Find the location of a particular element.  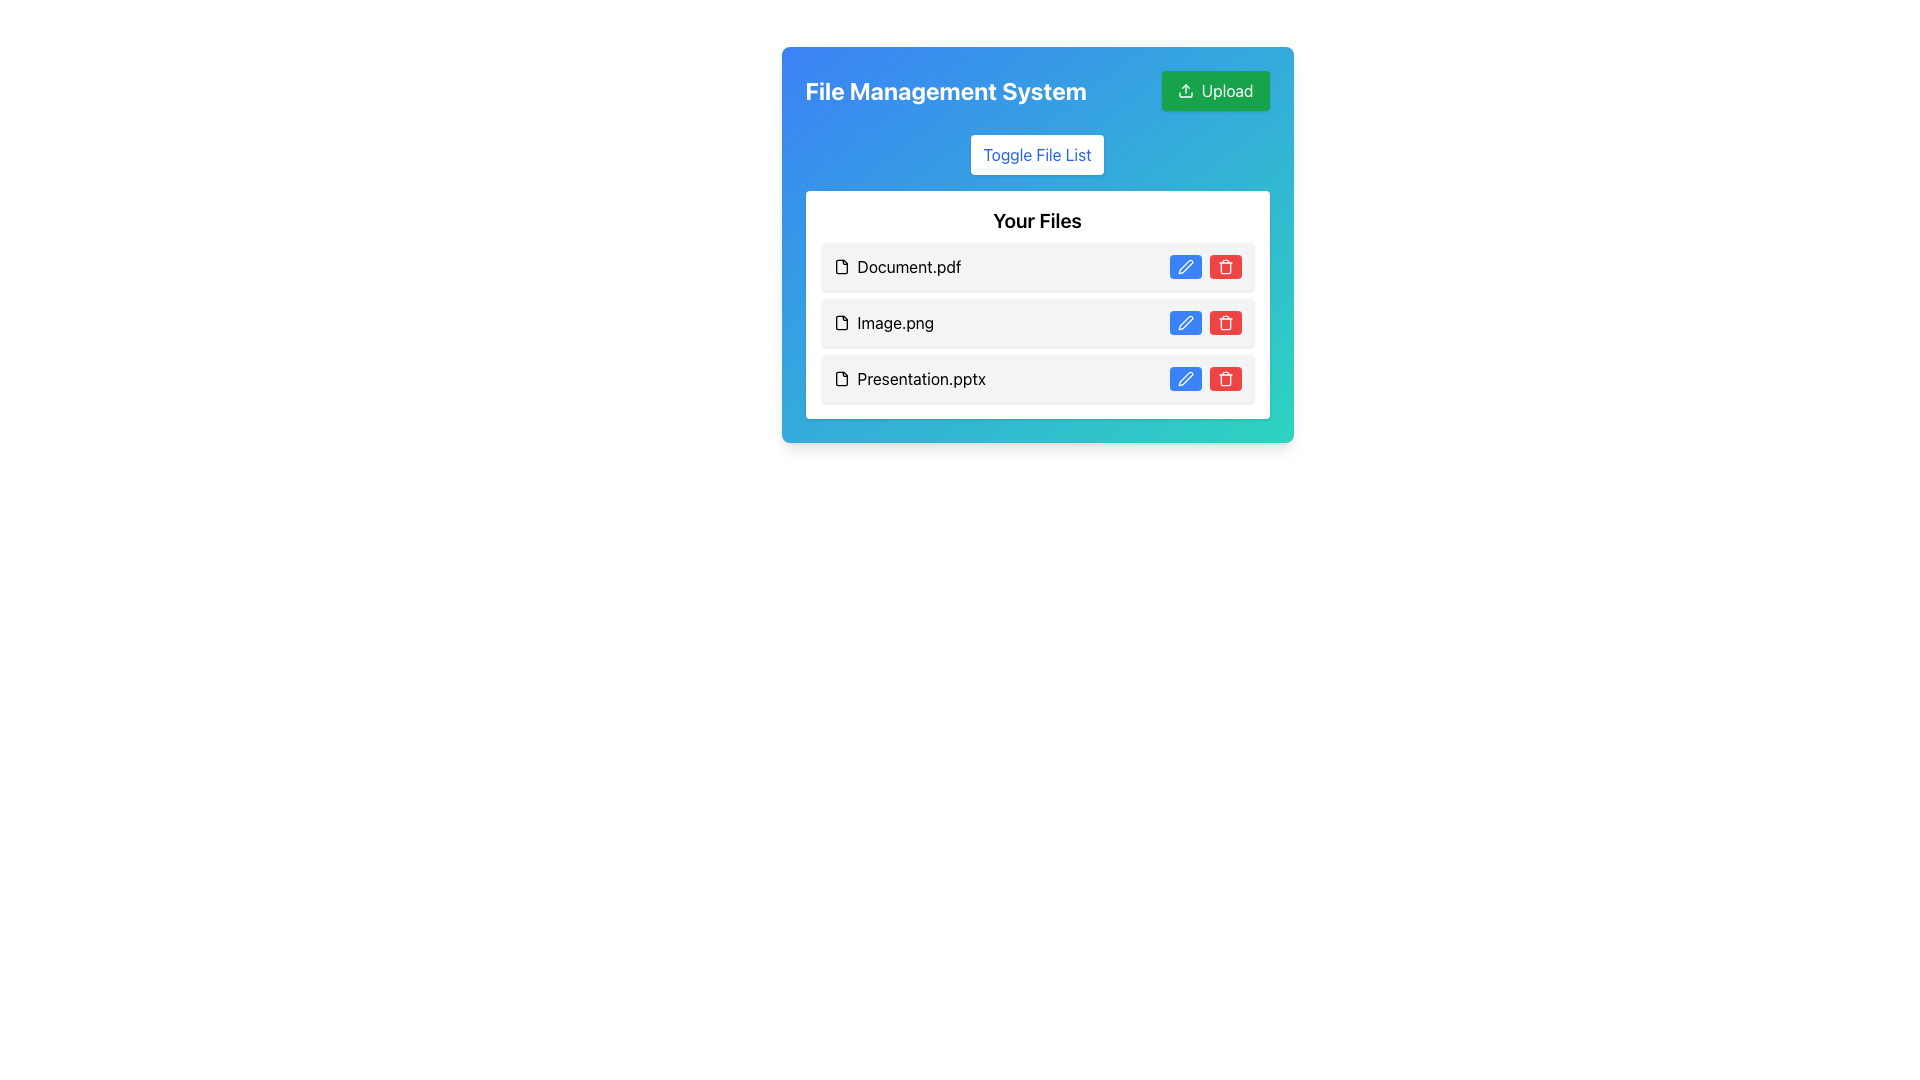

the file row containing the text label displaying 'Document.pdf', which is located under the 'Your Files' section is located at coordinates (896, 265).